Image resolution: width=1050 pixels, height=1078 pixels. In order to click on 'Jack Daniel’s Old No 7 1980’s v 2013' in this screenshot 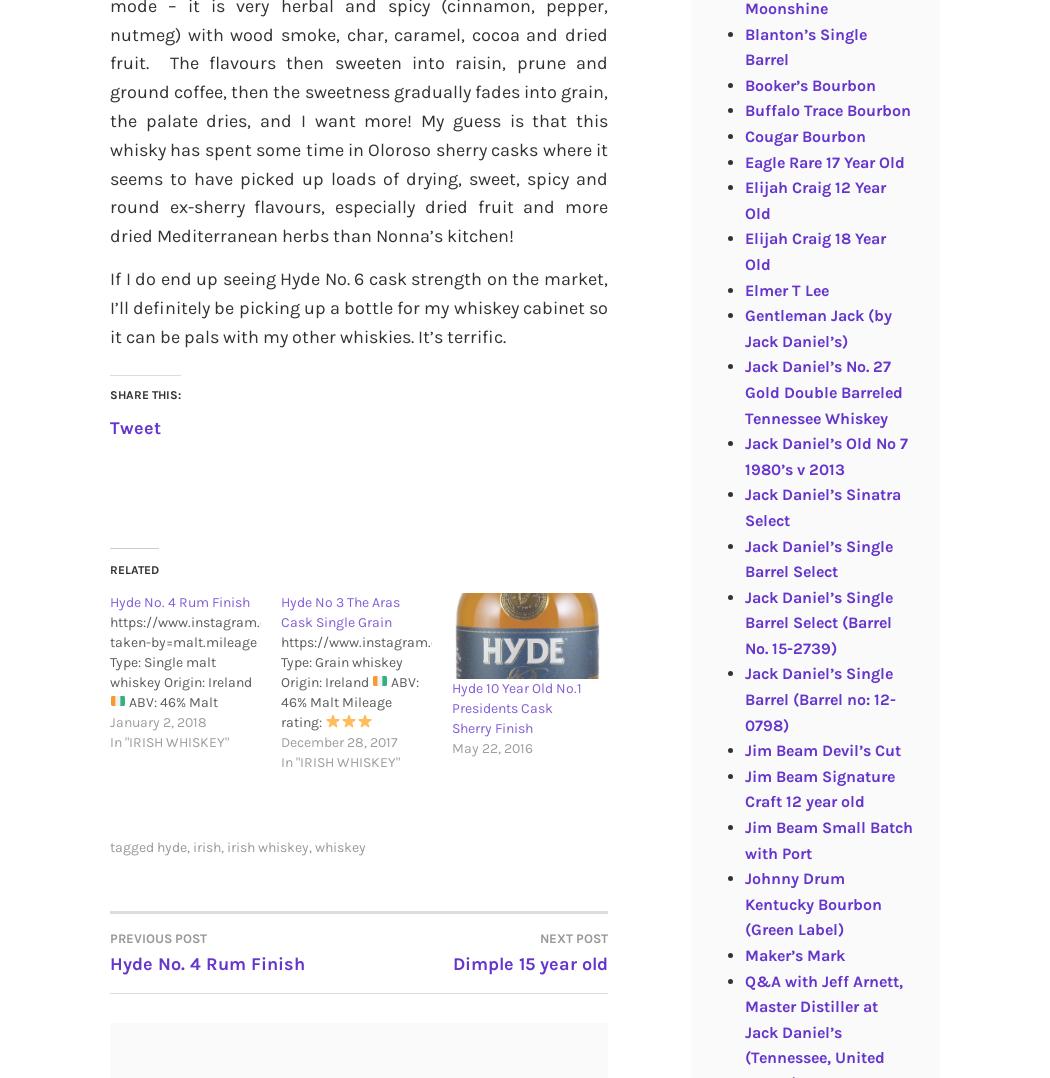, I will do `click(825, 455)`.